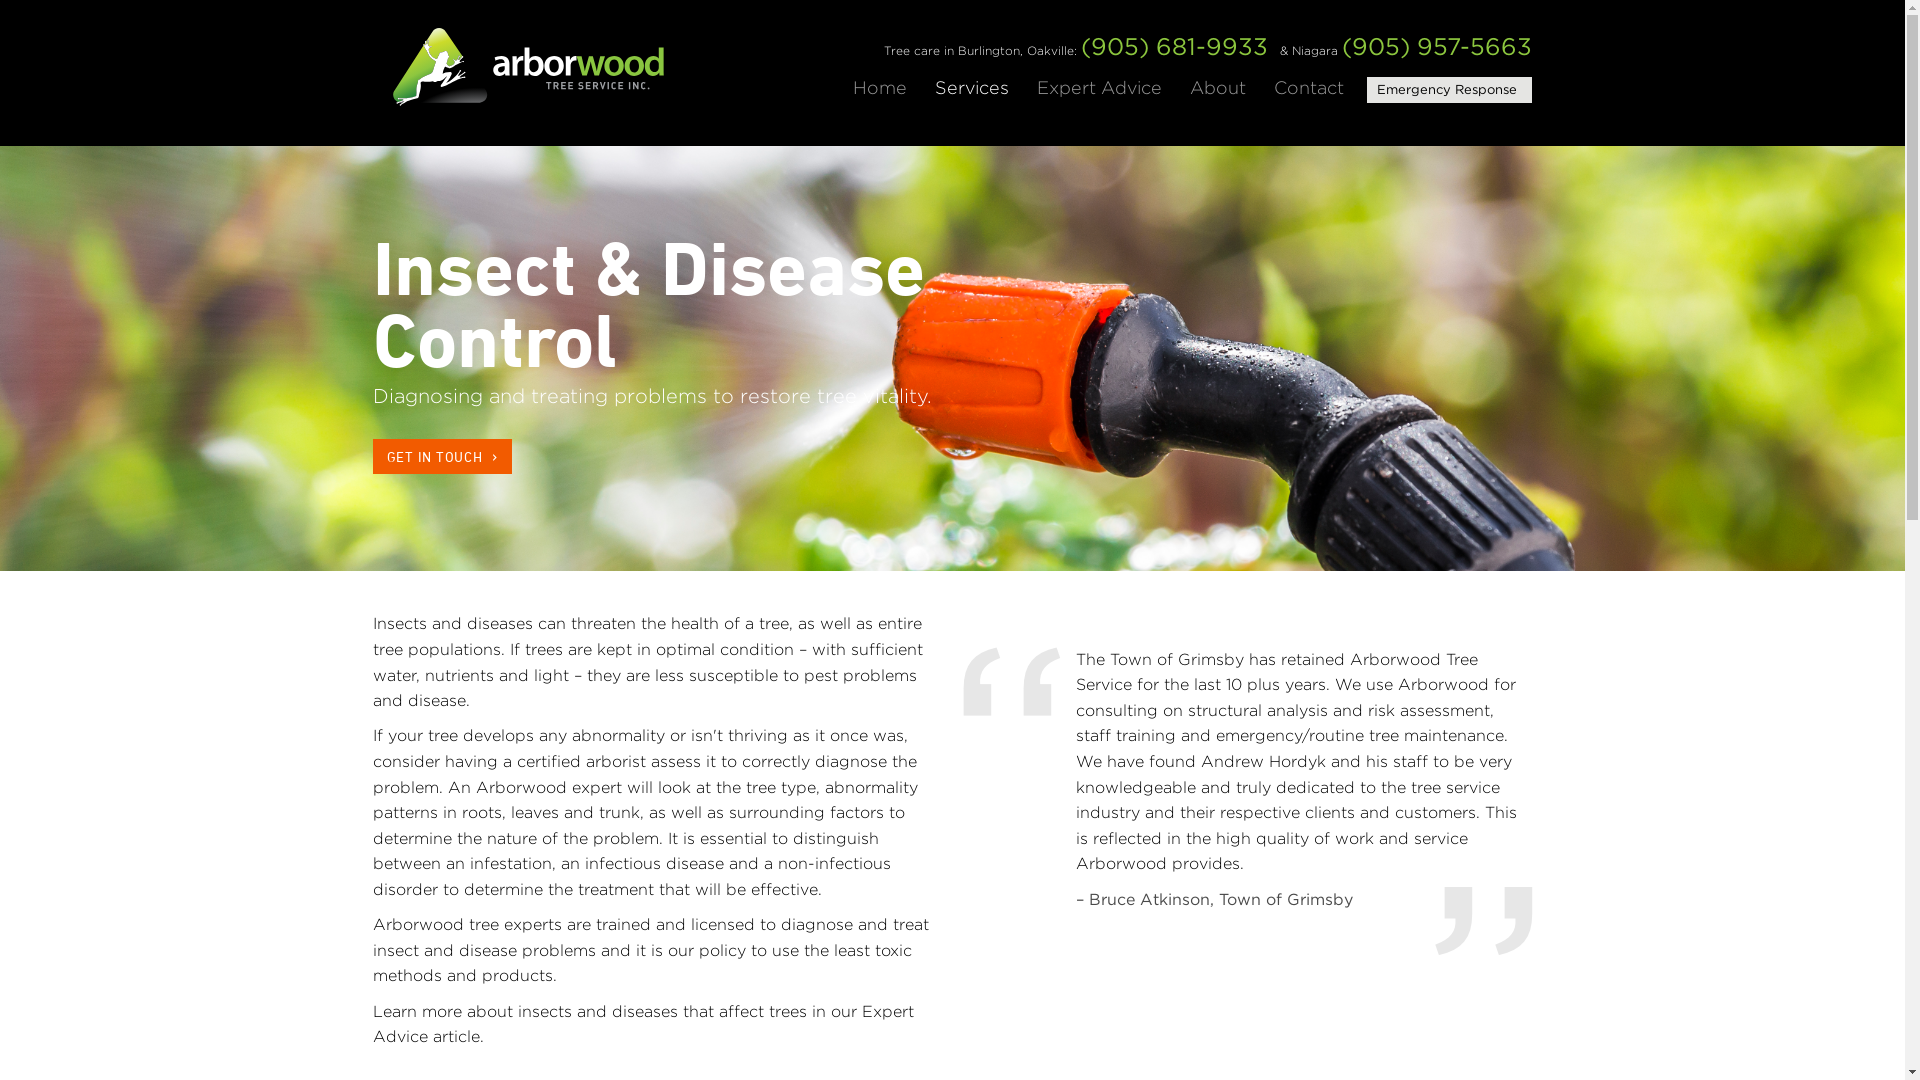  What do you see at coordinates (1174, 45) in the screenshot?
I see `'(905) 681-9933'` at bounding box center [1174, 45].